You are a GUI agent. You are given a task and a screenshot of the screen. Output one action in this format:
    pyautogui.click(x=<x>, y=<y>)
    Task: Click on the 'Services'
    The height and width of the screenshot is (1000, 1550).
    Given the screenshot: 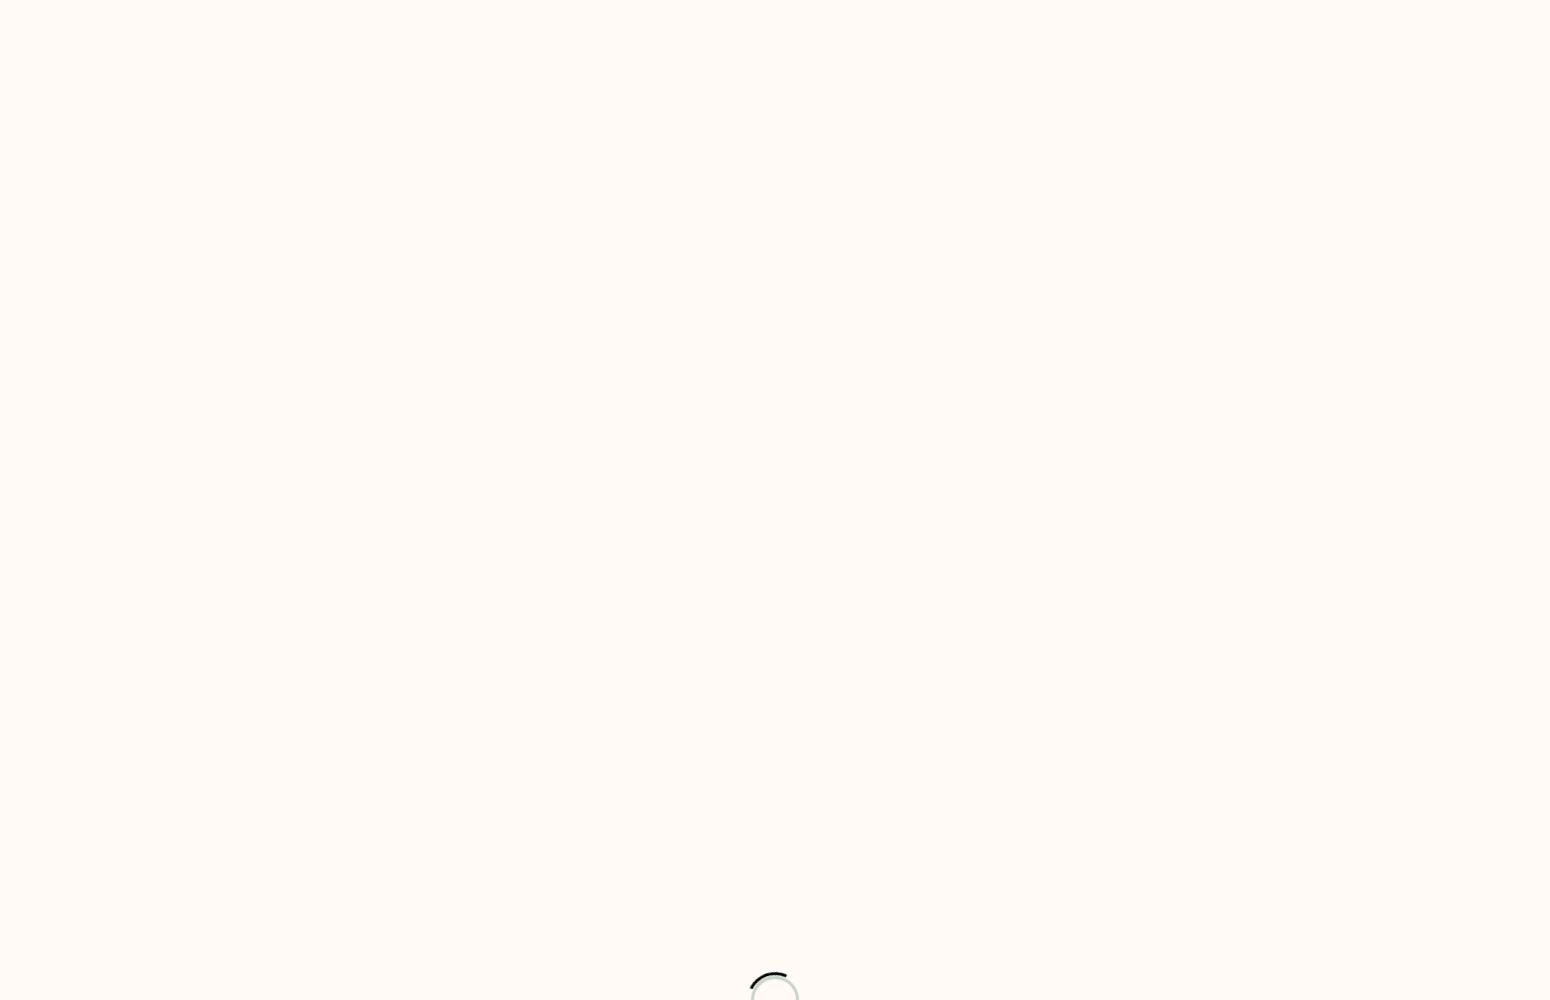 What is the action you would take?
    pyautogui.click(x=696, y=110)
    